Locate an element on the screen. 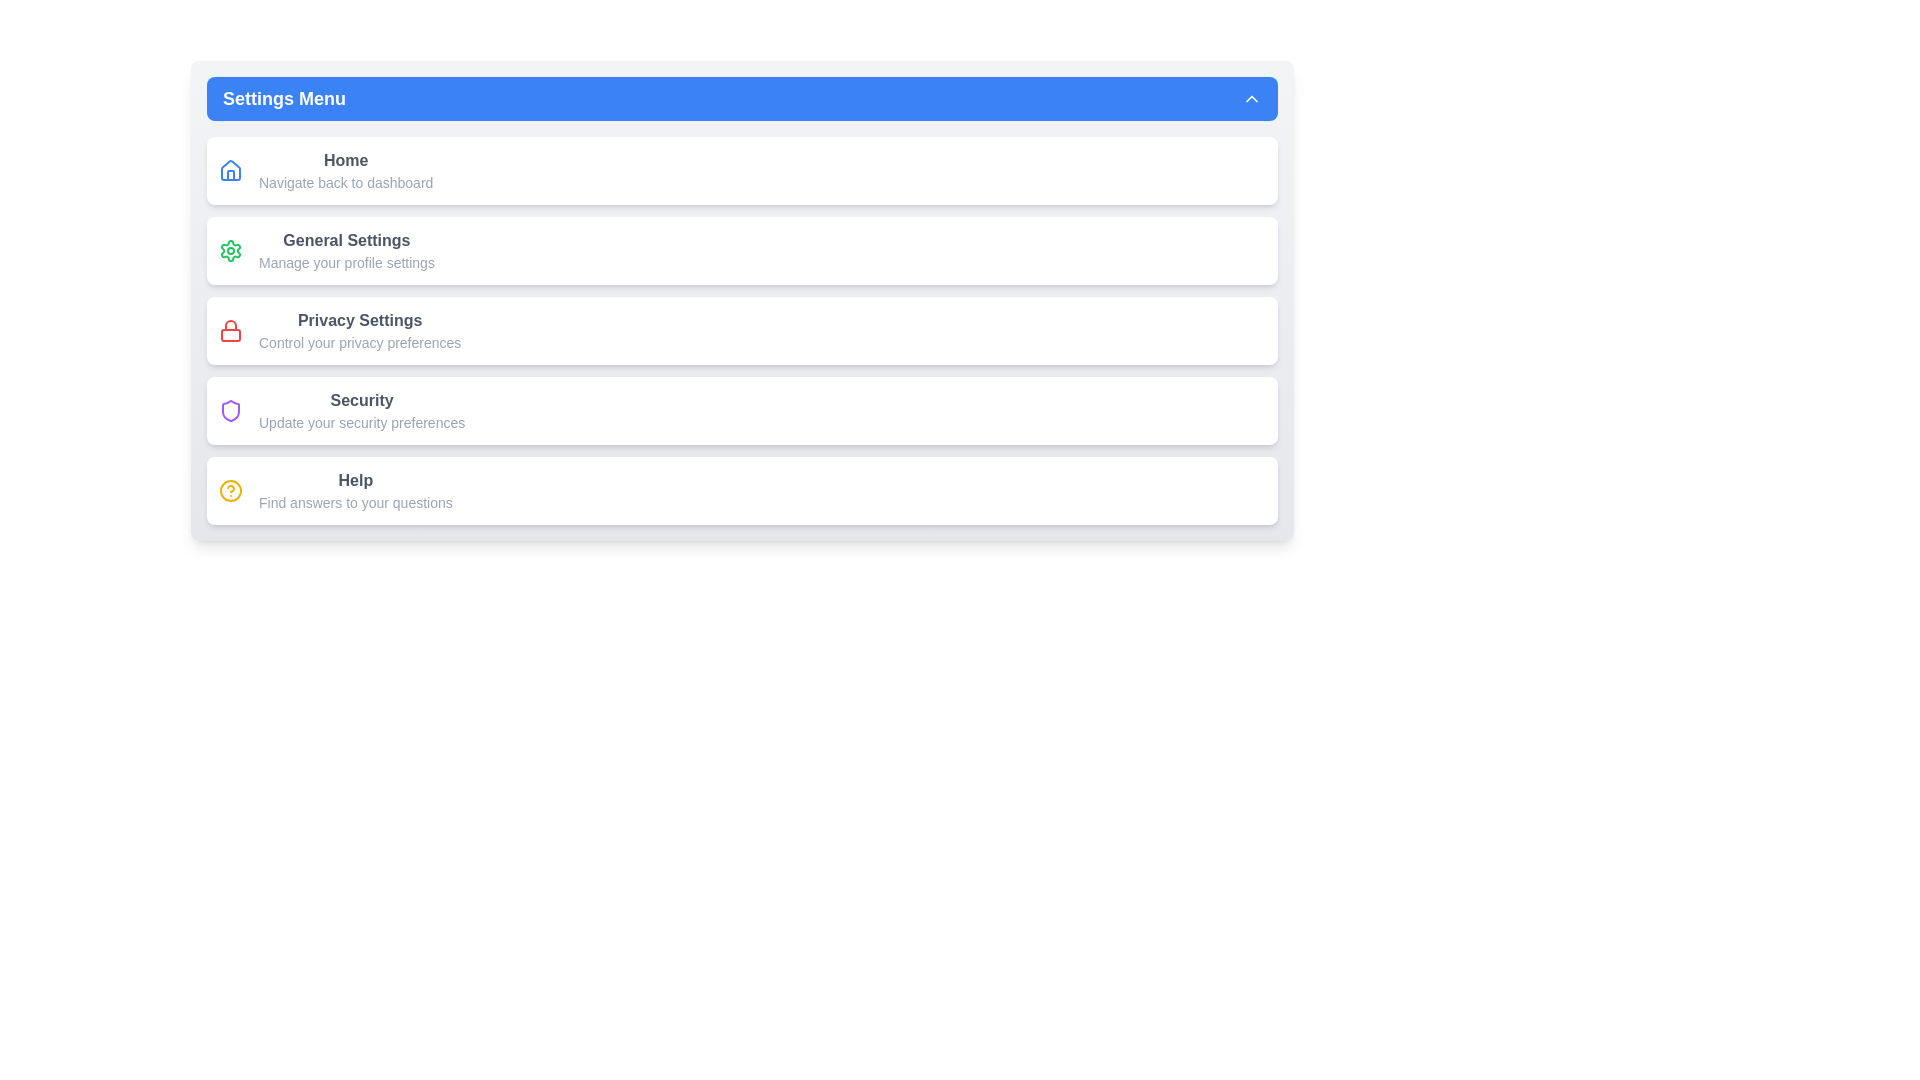  the 'General Settings' icon located at the top-left corner of the 'General Settings' menu item is located at coordinates (230, 249).